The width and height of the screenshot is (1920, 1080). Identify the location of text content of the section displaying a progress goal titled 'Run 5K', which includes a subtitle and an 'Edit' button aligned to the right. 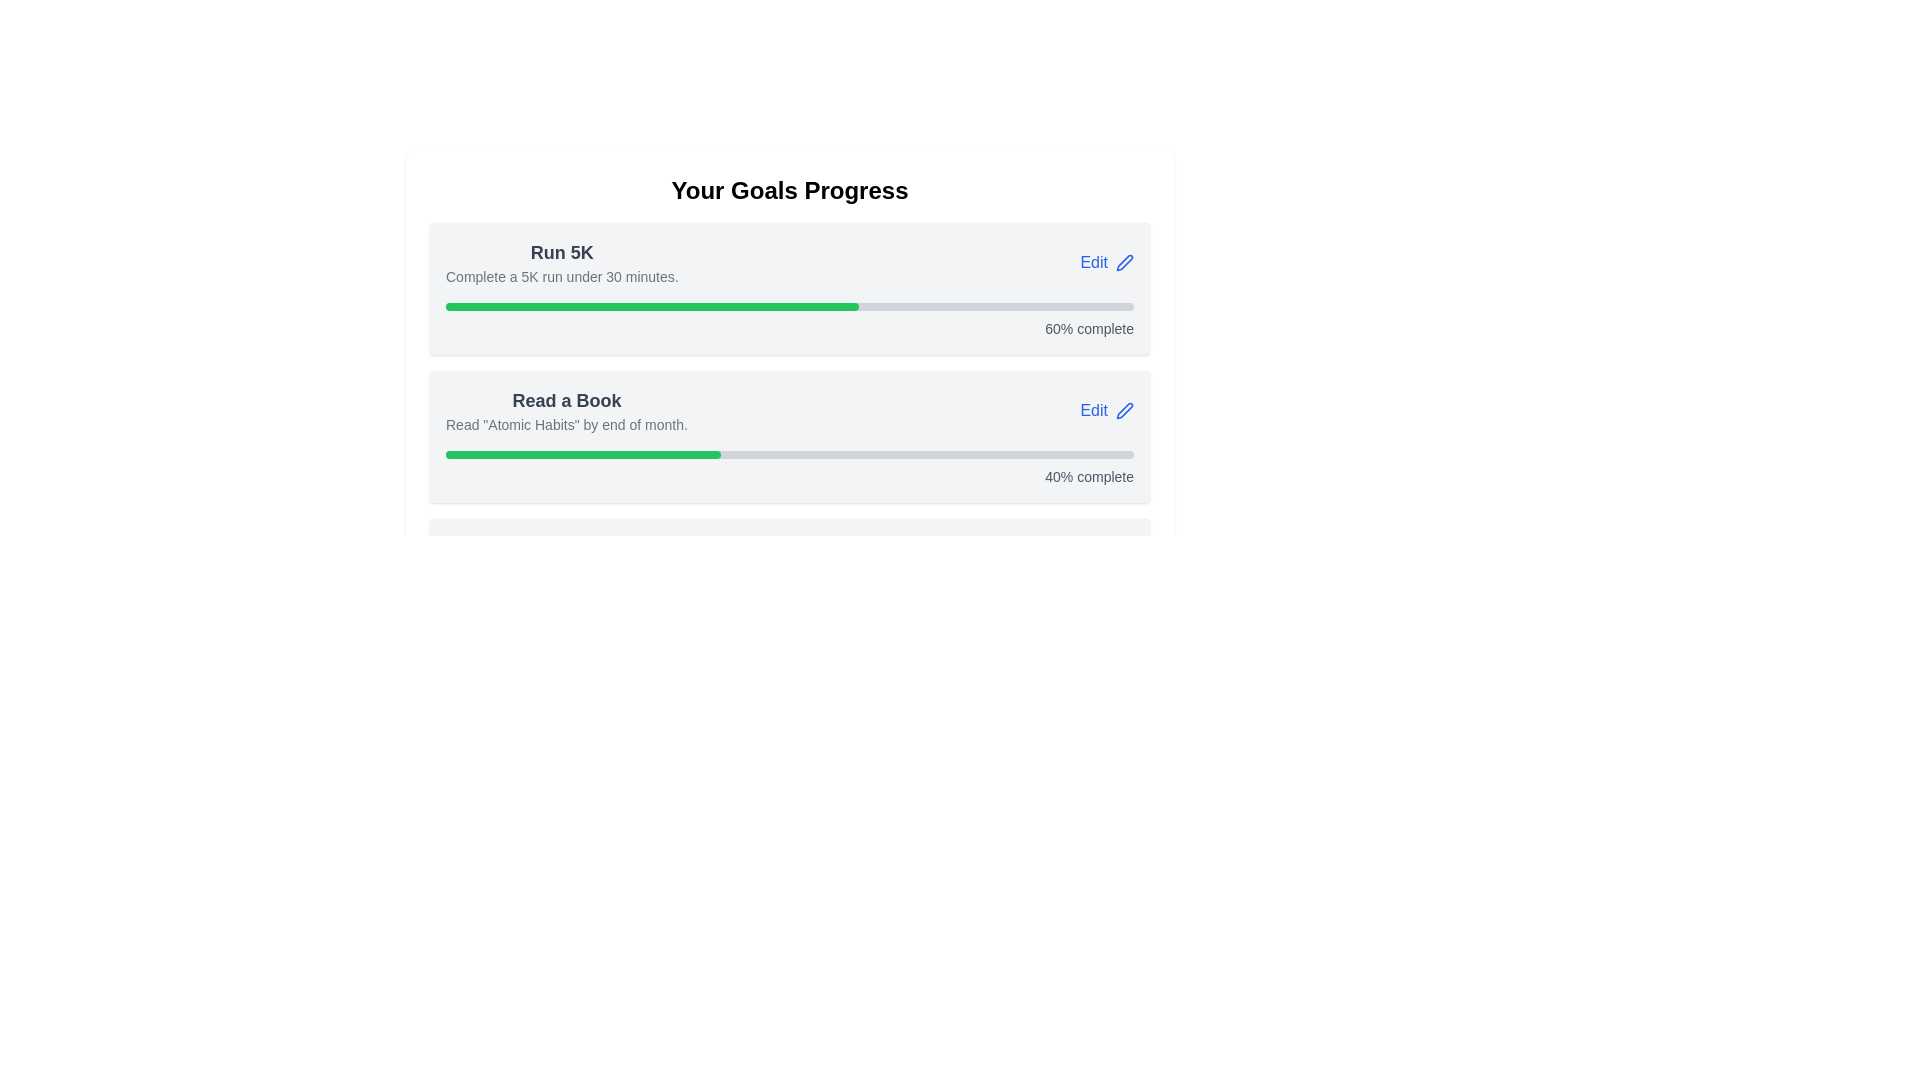
(789, 261).